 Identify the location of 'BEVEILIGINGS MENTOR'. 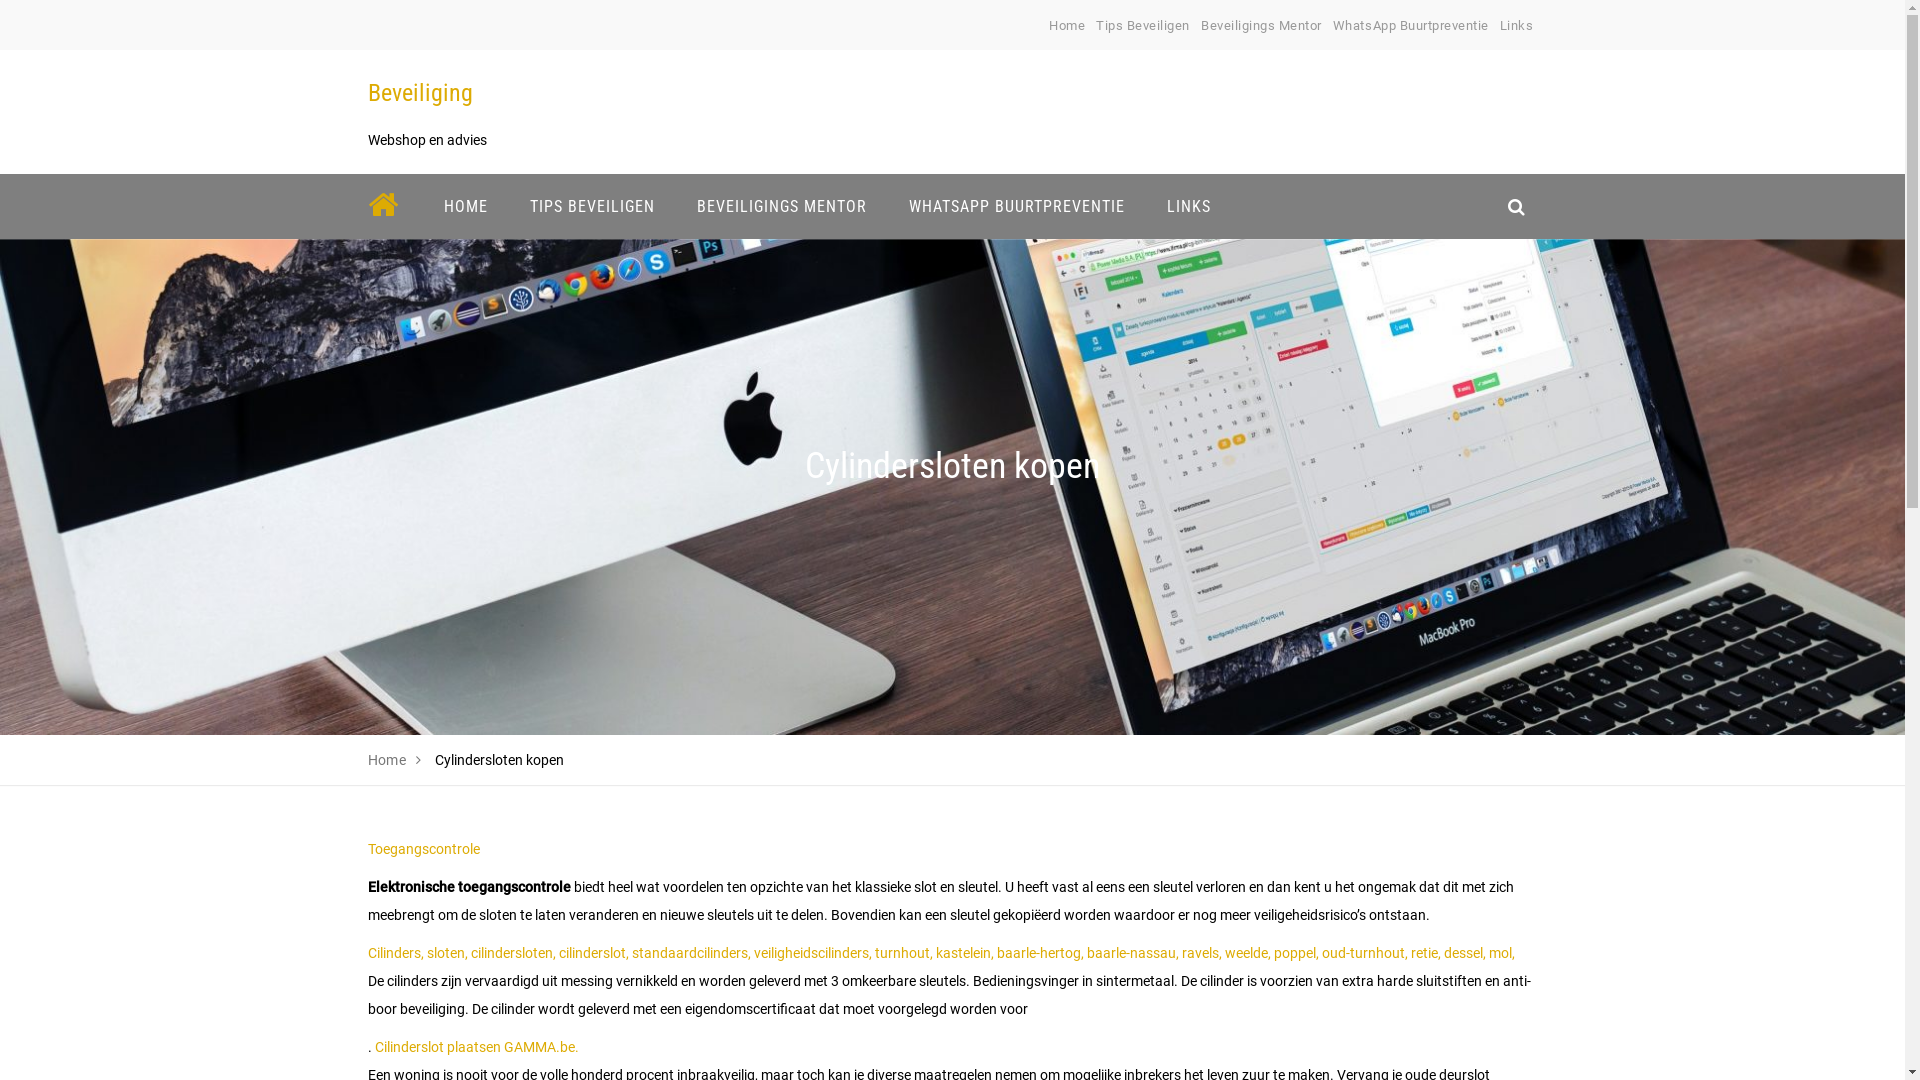
(684, 206).